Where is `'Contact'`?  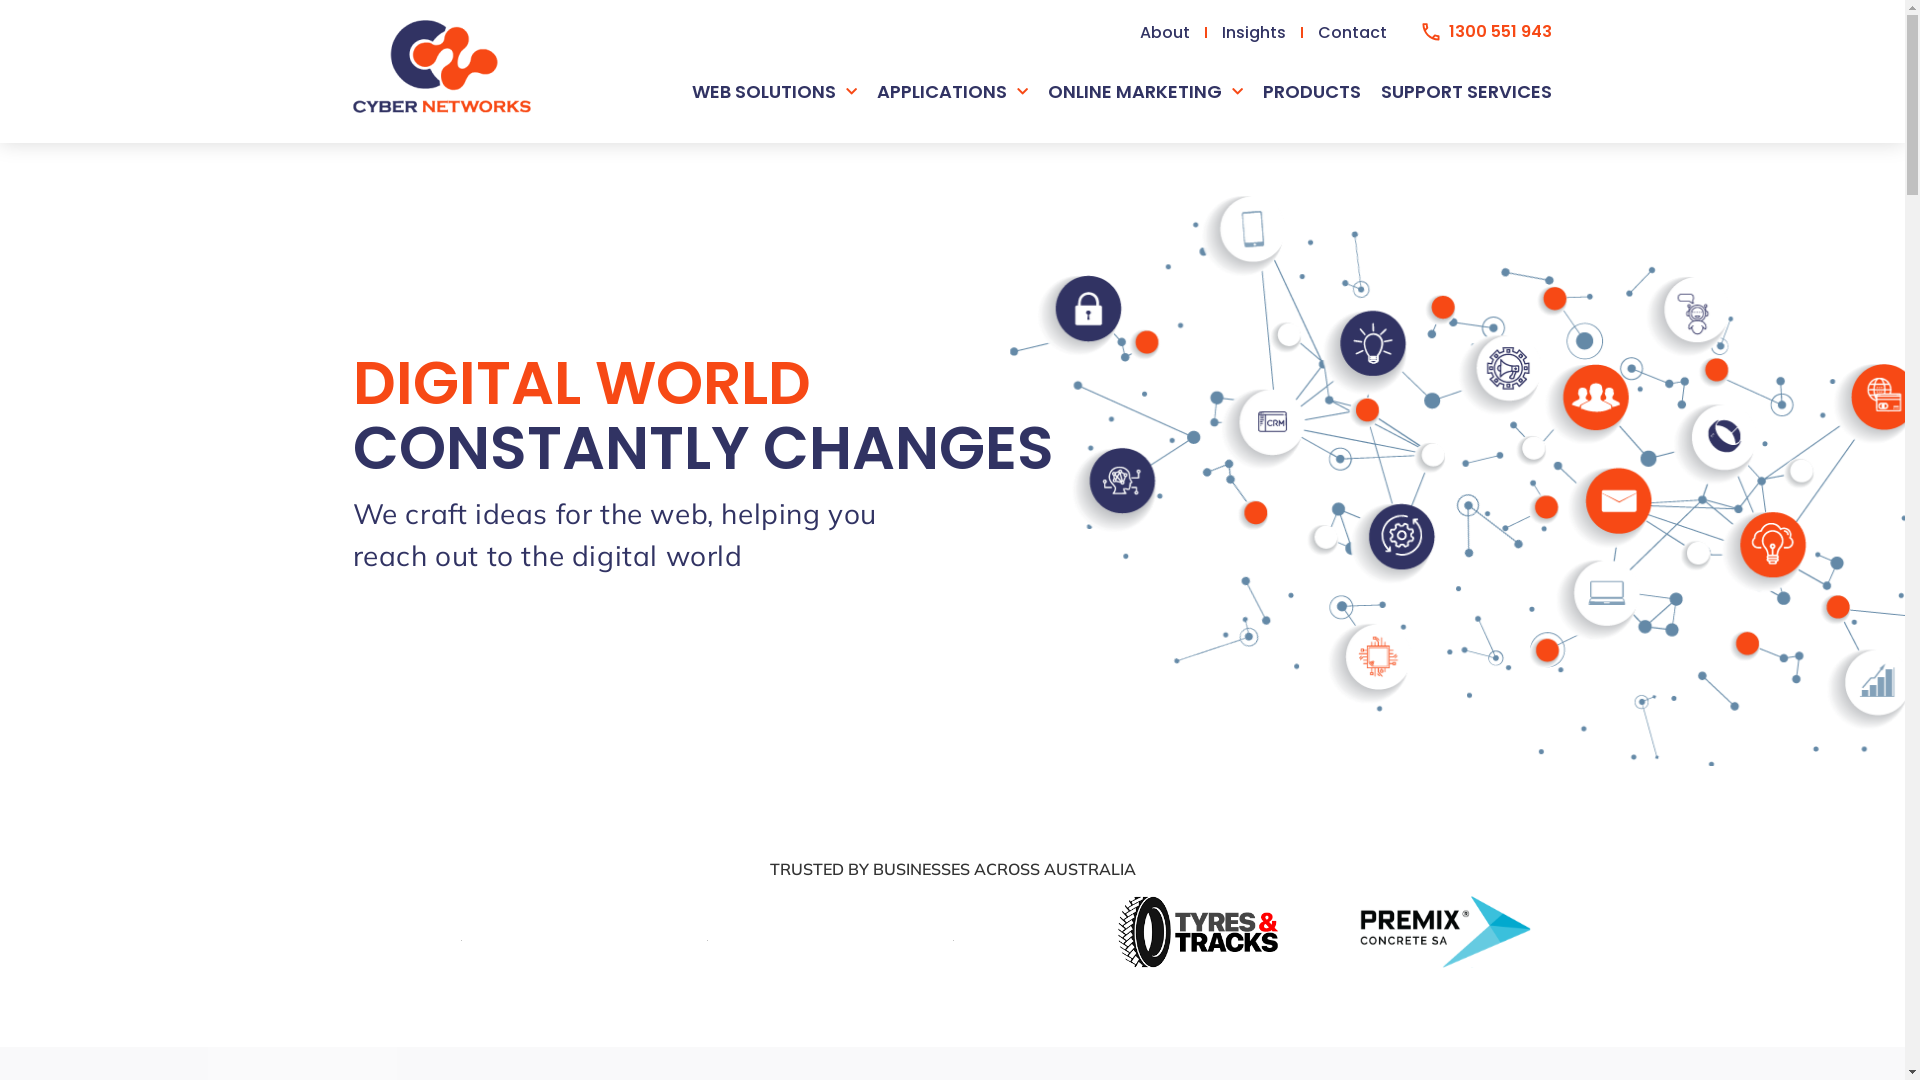 'Contact' is located at coordinates (1352, 31).